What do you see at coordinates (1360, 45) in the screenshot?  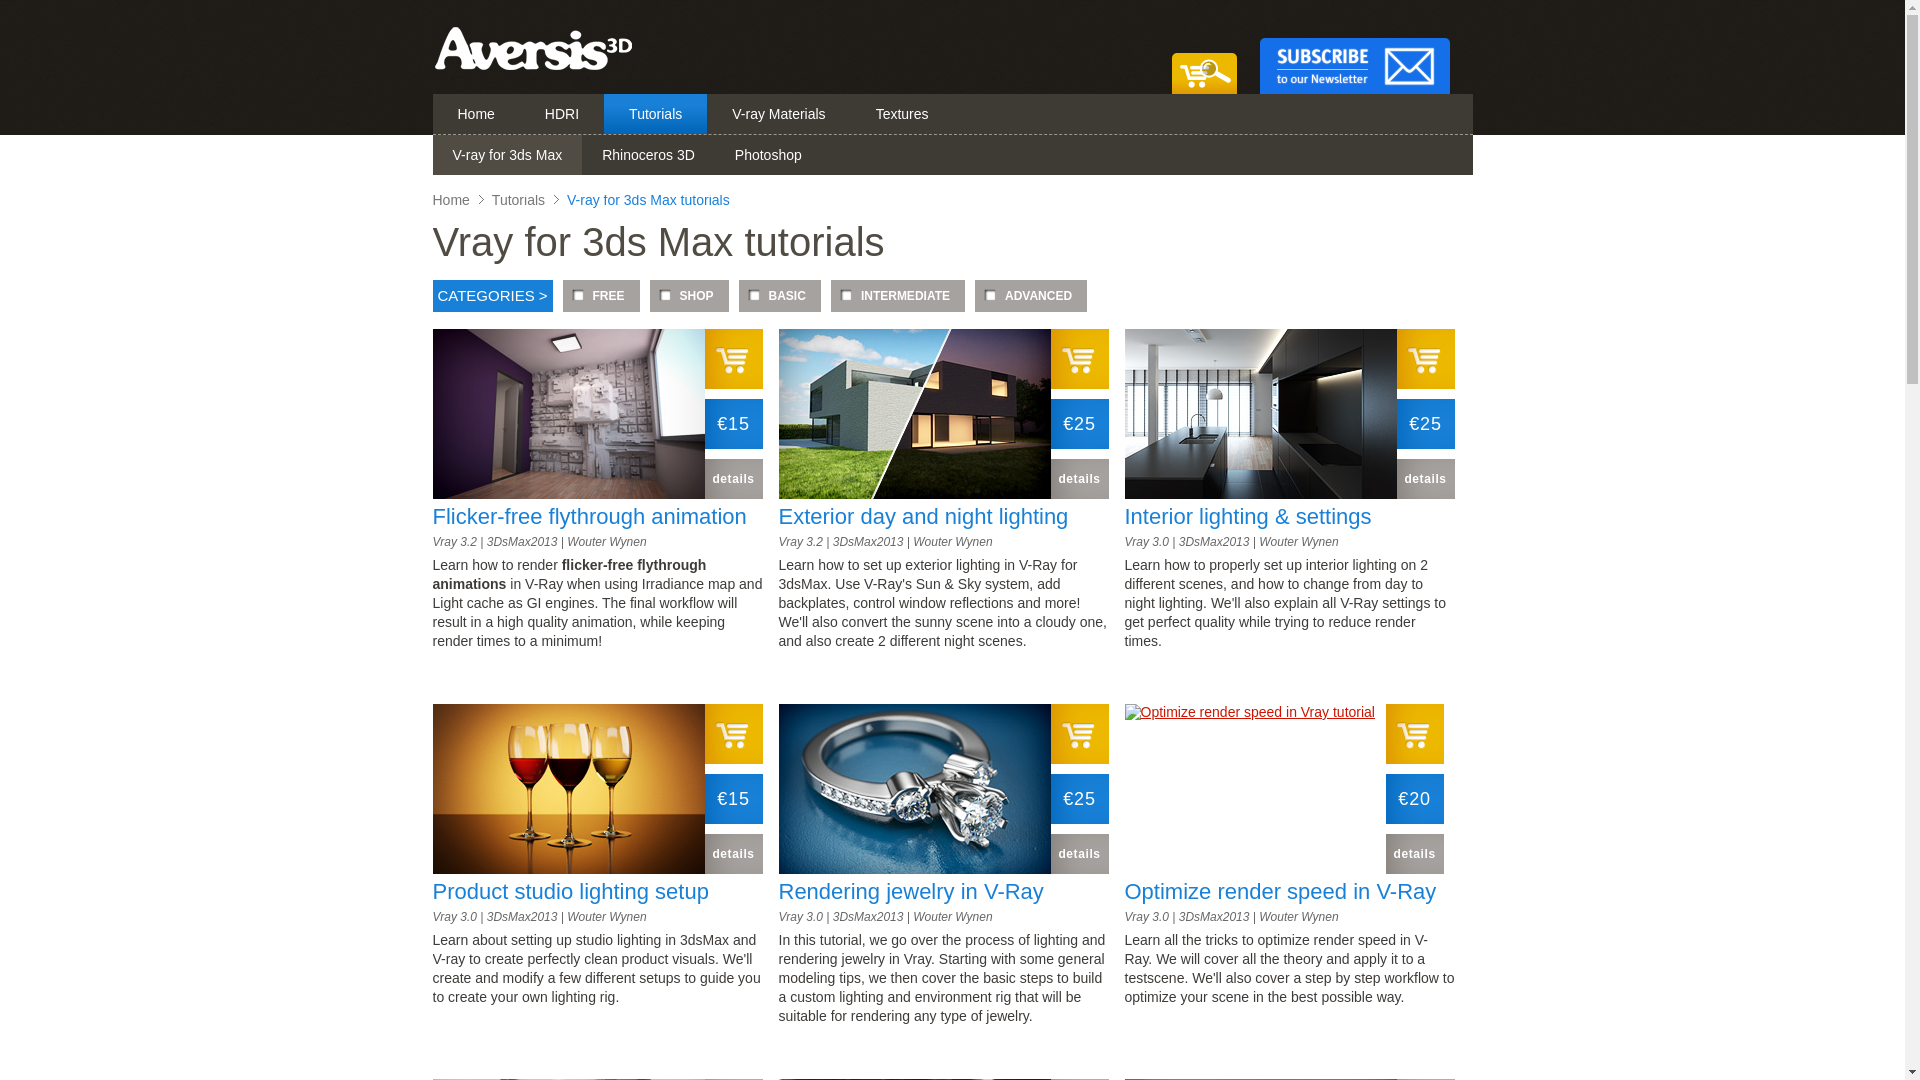 I see `'Sign up for our Newsletter'` at bounding box center [1360, 45].